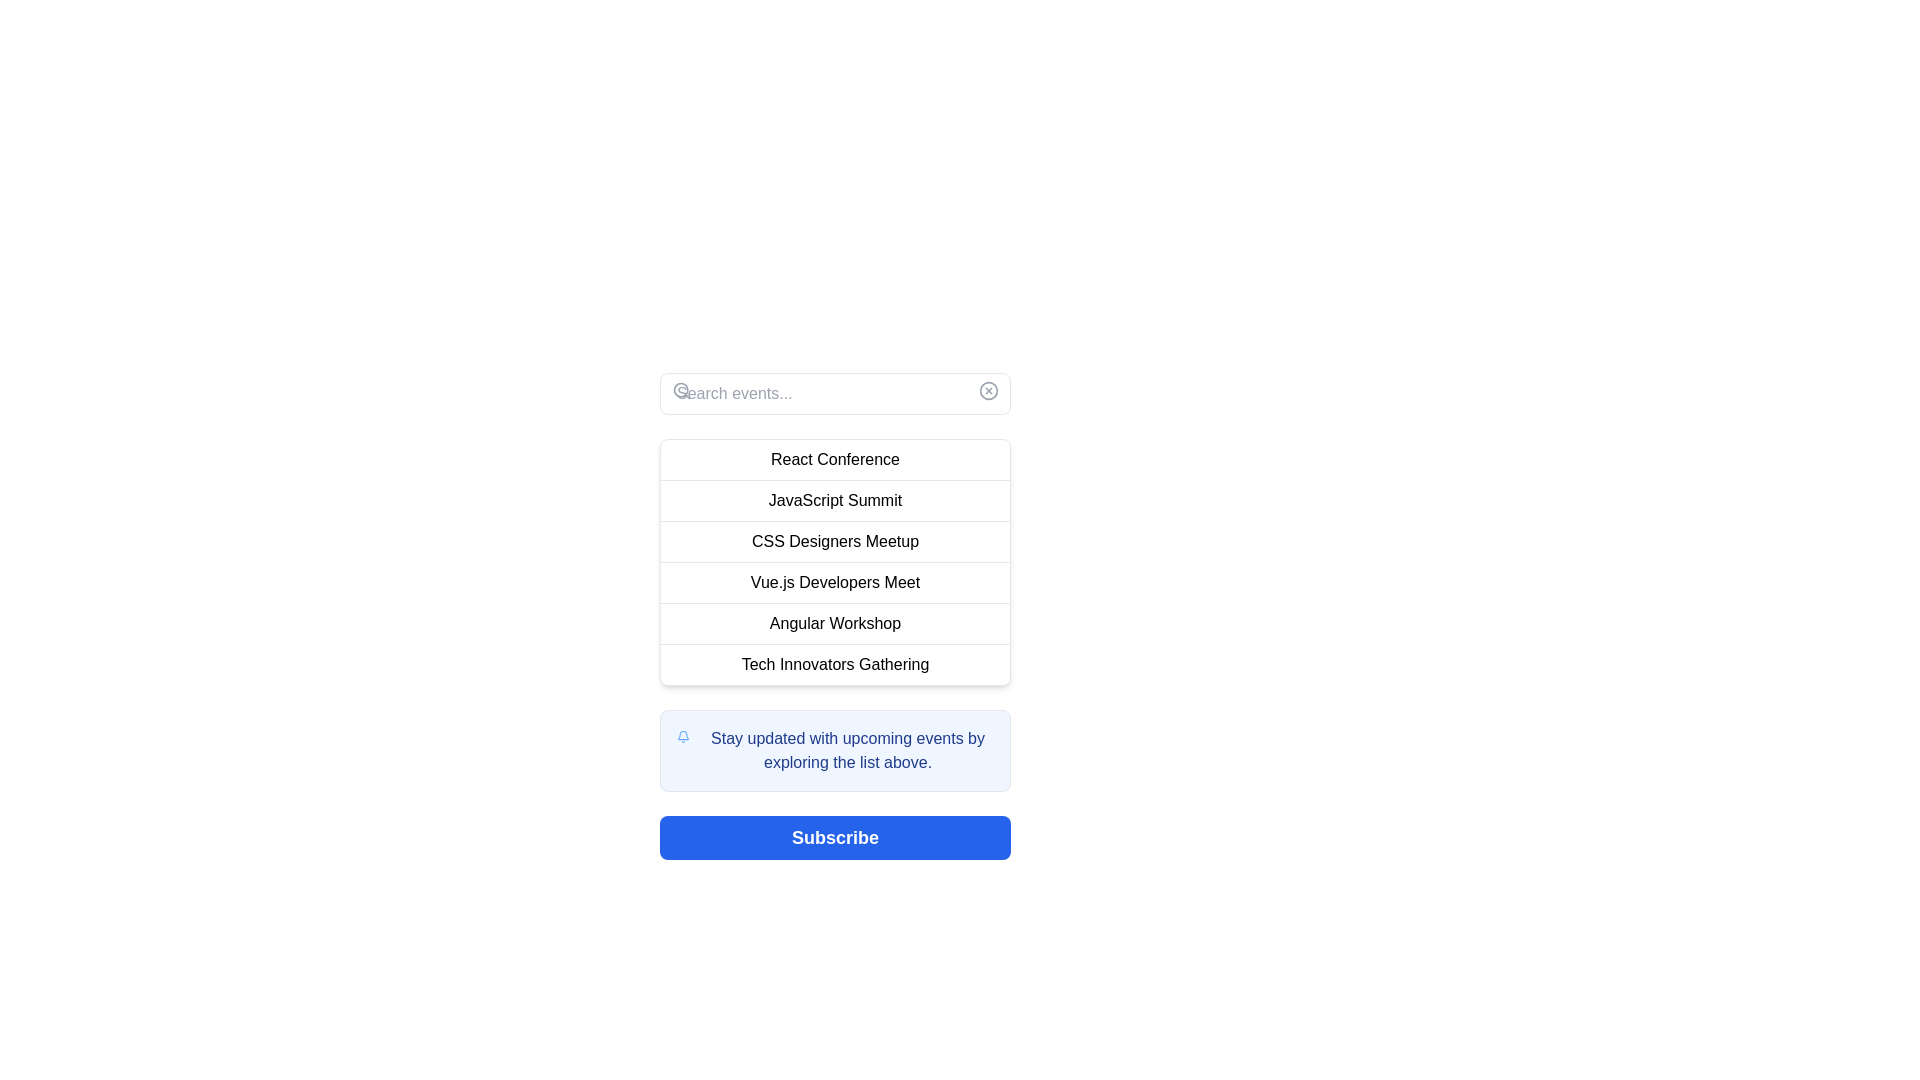 This screenshot has width=1920, height=1080. What do you see at coordinates (835, 459) in the screenshot?
I see `the first list item labeled 'React Conference' which is located directly below the search bar and above other event entries in the center-right region of the interface` at bounding box center [835, 459].